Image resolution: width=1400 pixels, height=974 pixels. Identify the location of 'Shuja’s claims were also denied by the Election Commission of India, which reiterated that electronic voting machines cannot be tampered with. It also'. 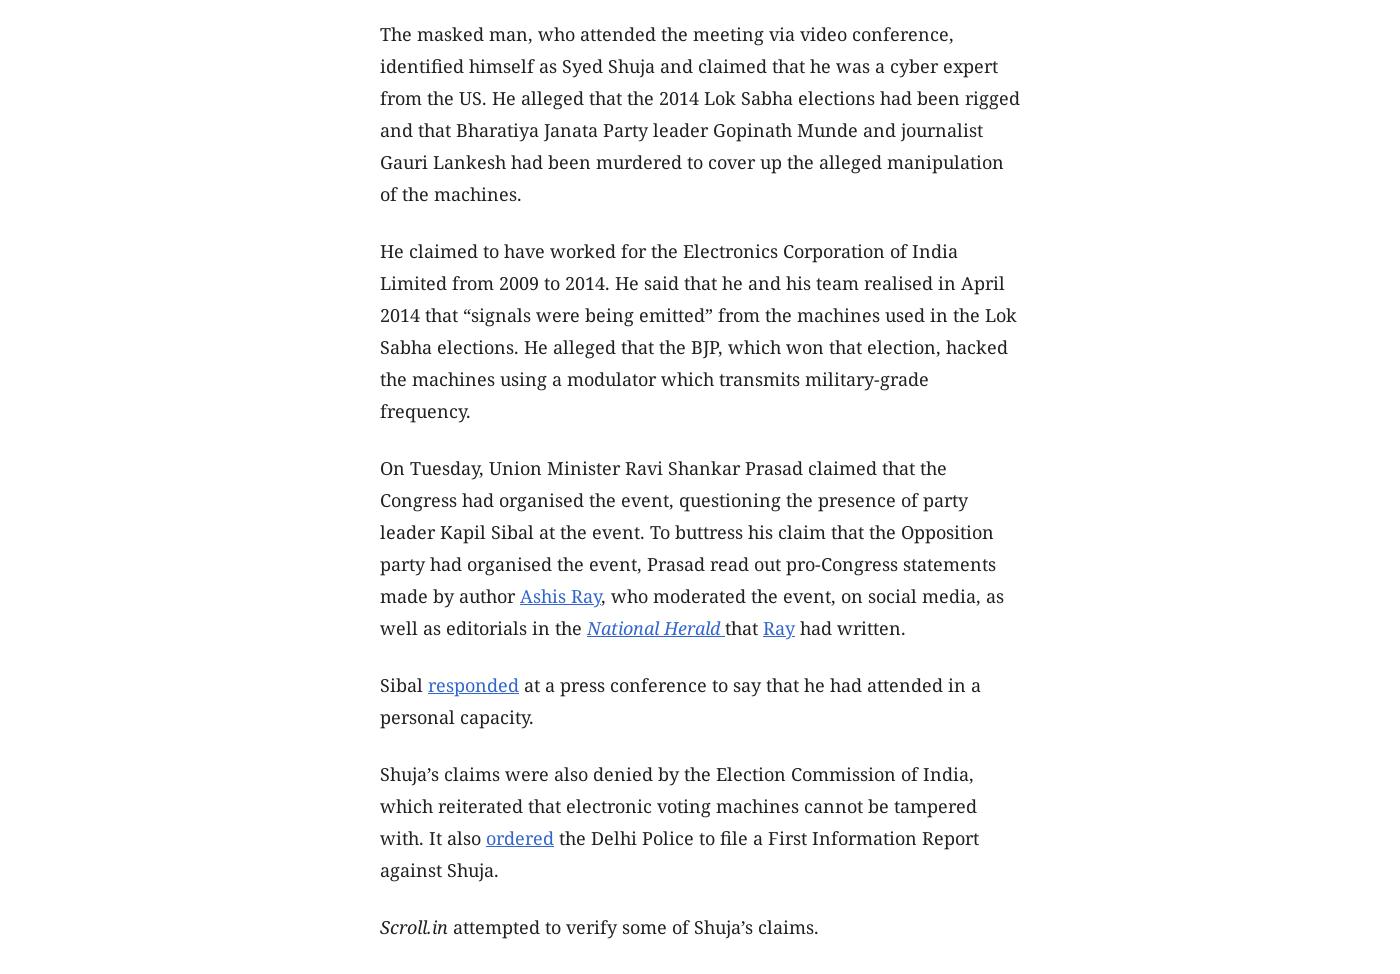
(678, 804).